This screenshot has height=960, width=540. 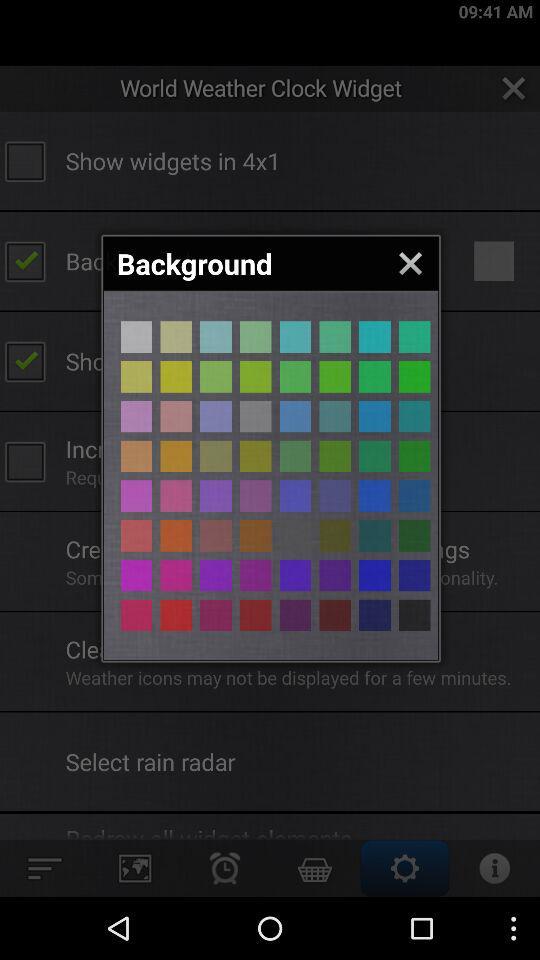 What do you see at coordinates (135, 415) in the screenshot?
I see `choose a color` at bounding box center [135, 415].